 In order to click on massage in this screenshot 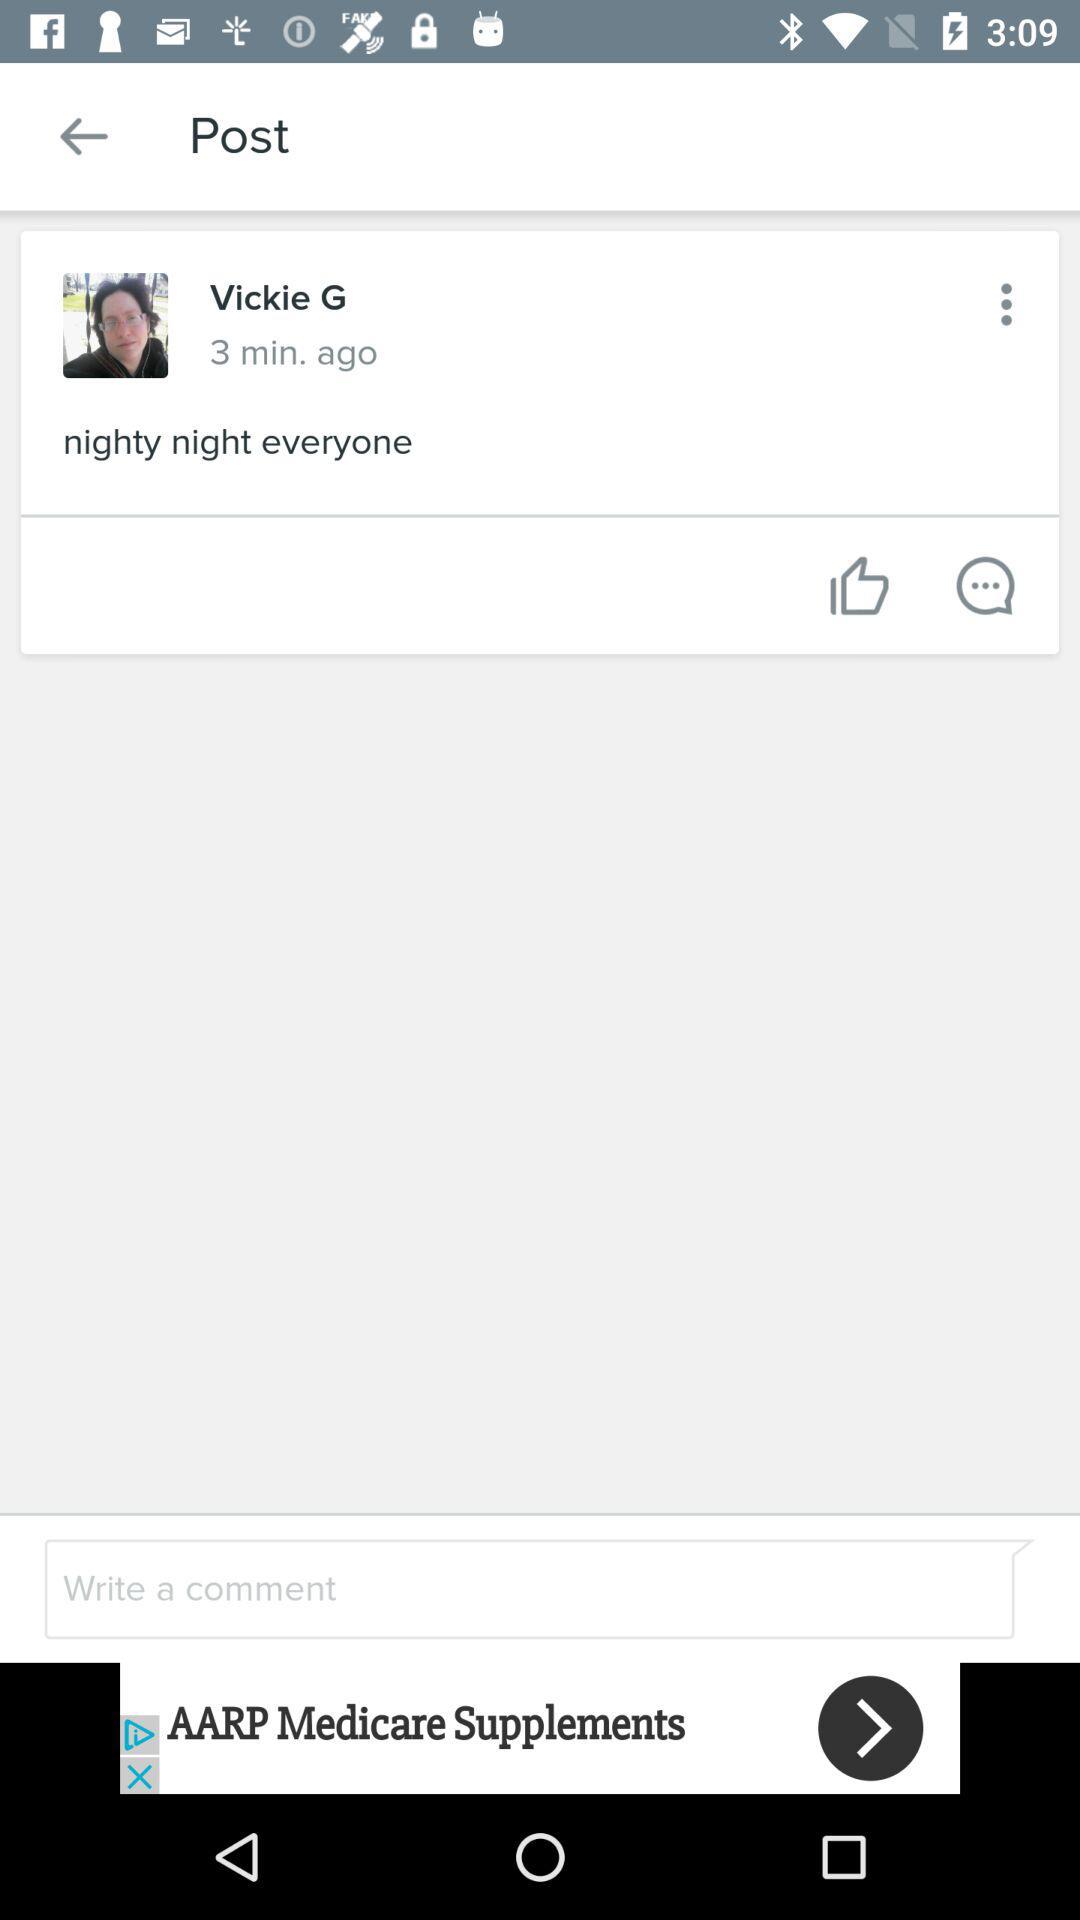, I will do `click(984, 584)`.